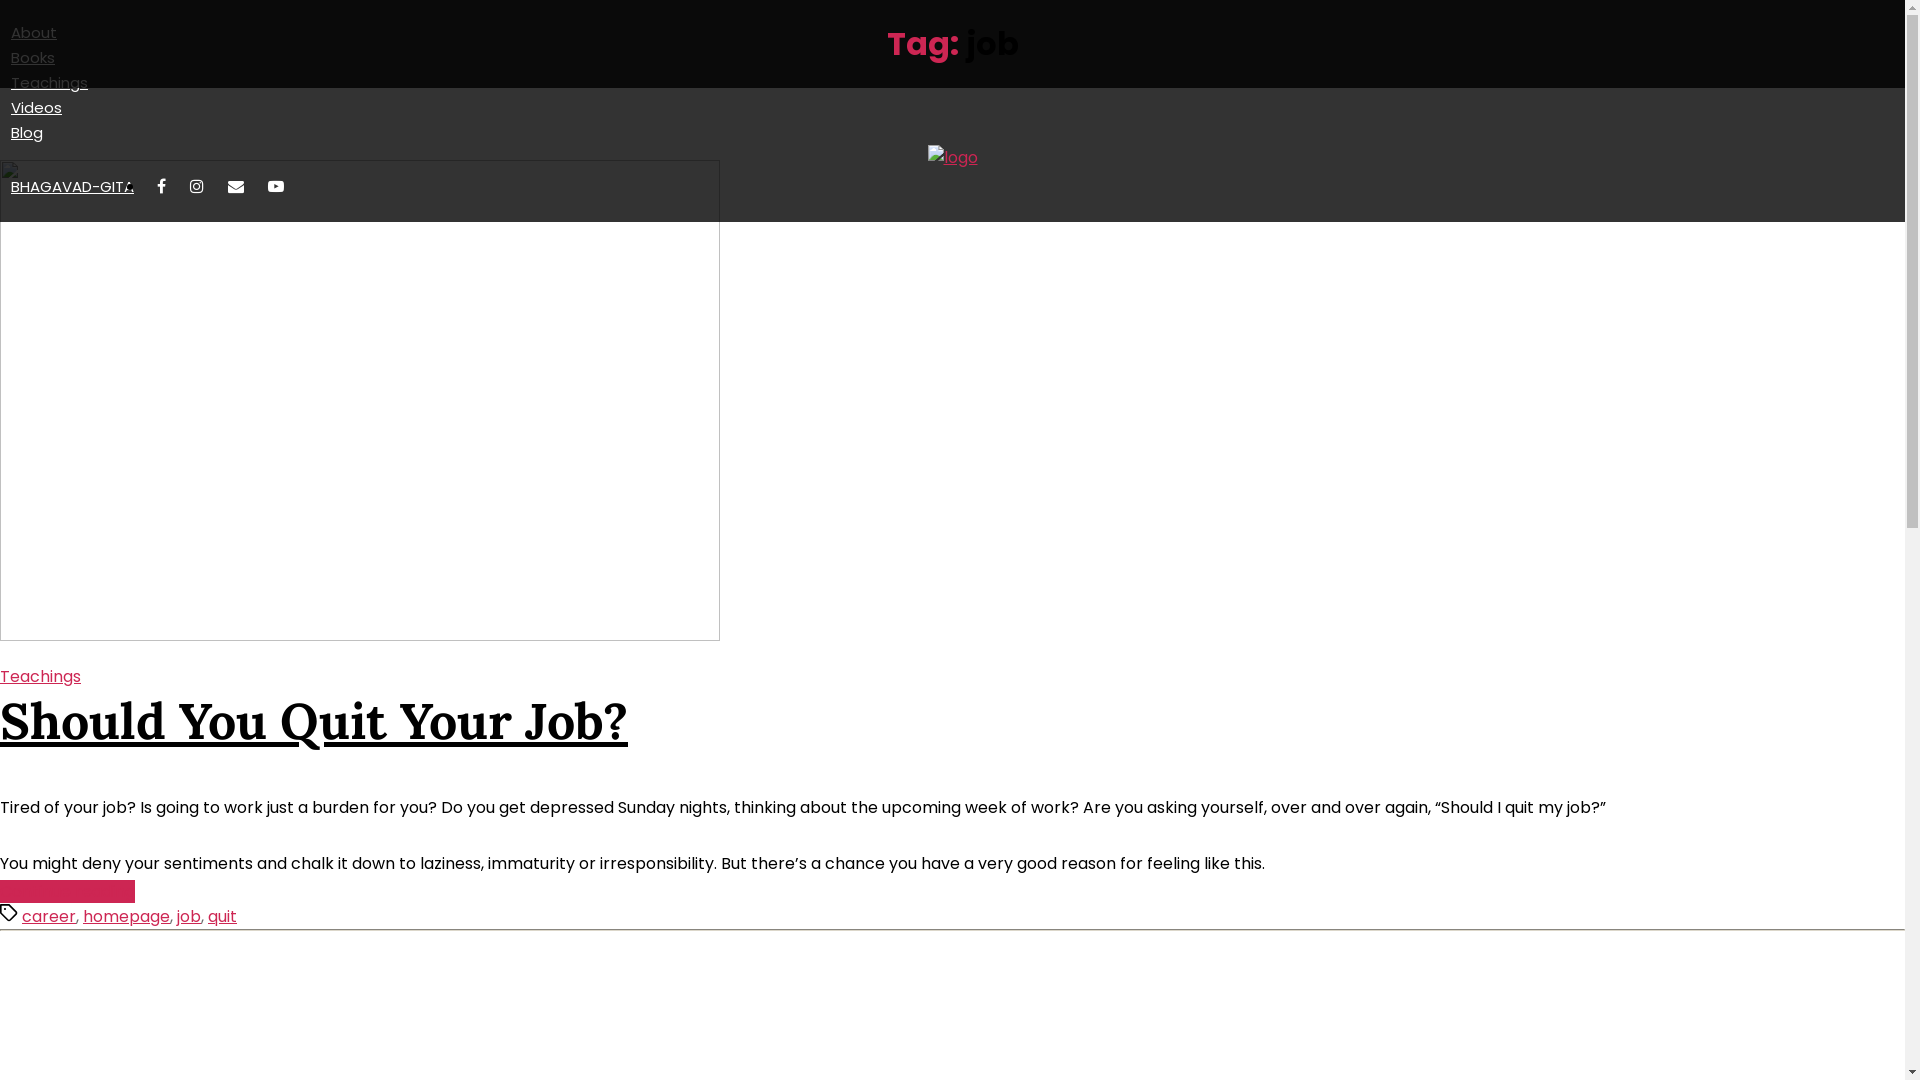 This screenshot has height=1080, width=1920. I want to click on 'quit', so click(222, 916).